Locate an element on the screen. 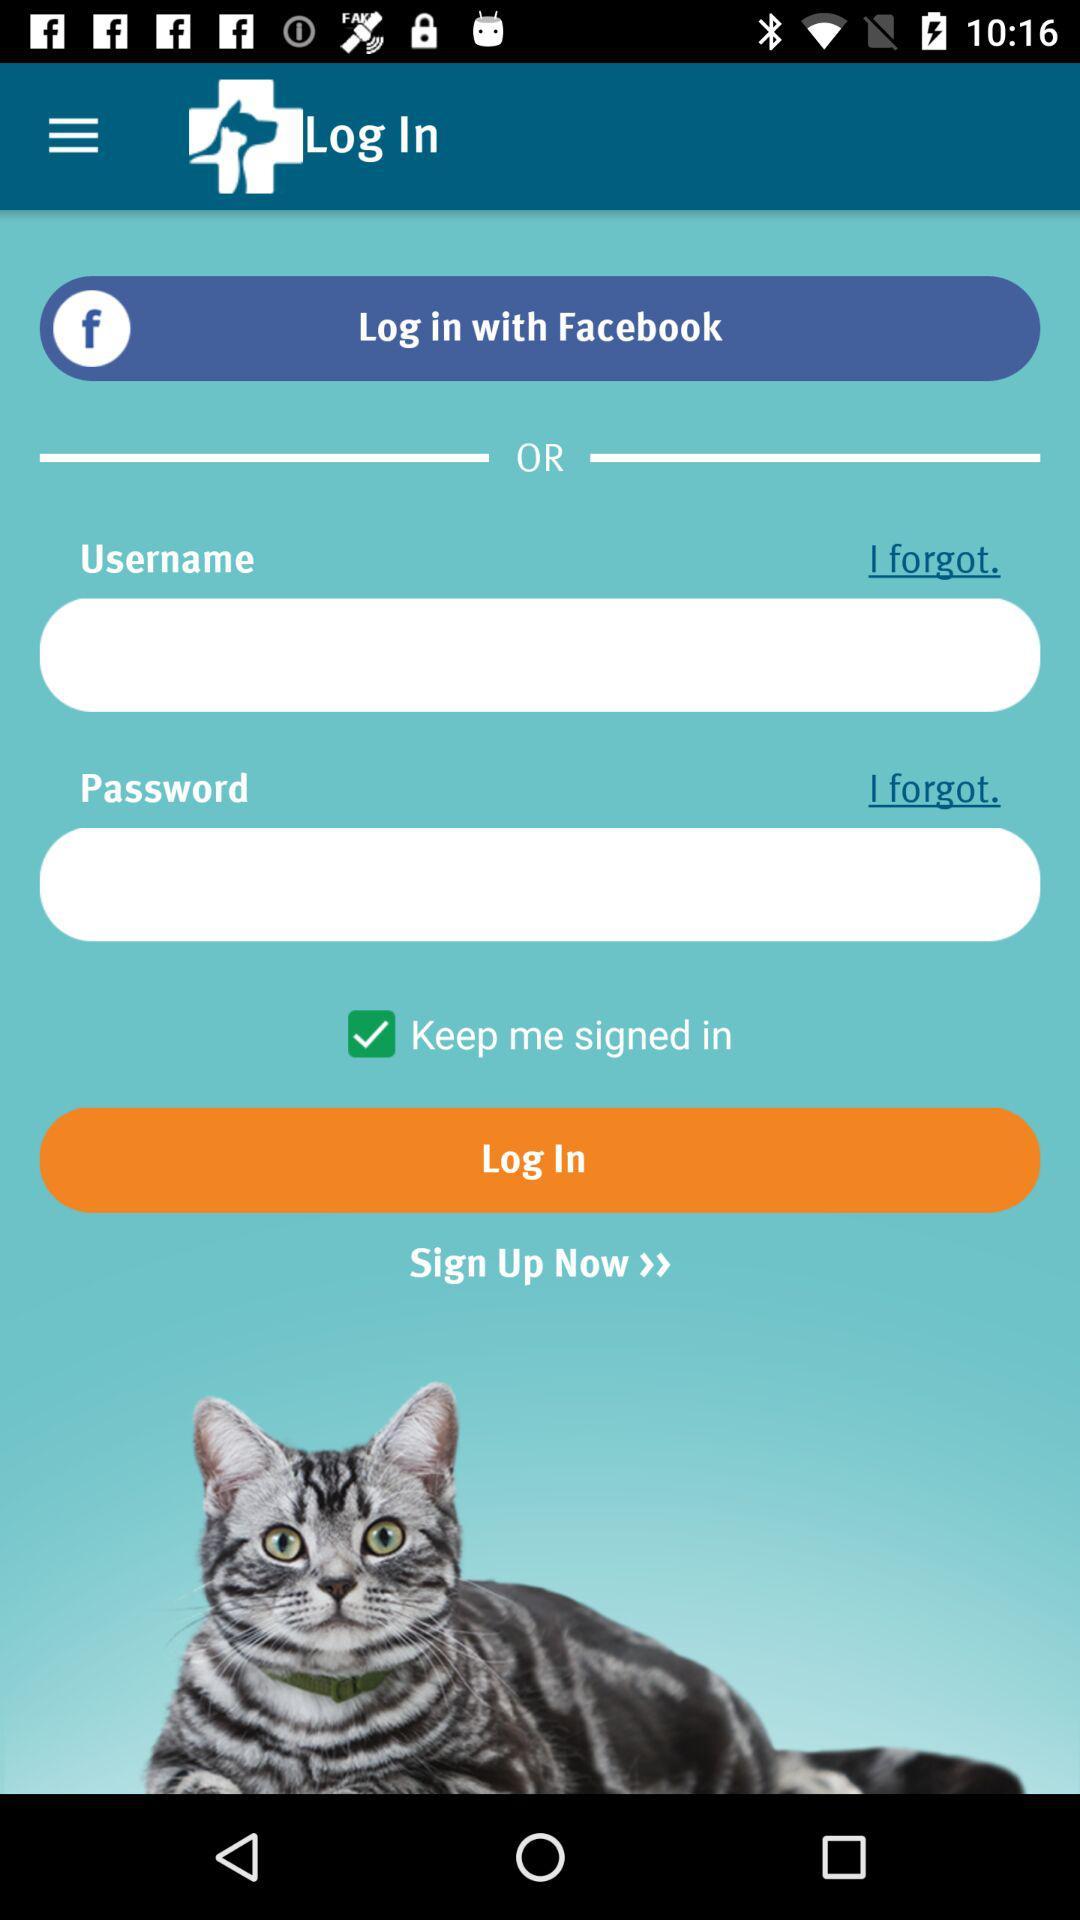 Image resolution: width=1080 pixels, height=1920 pixels. keep me signed is located at coordinates (538, 1033).